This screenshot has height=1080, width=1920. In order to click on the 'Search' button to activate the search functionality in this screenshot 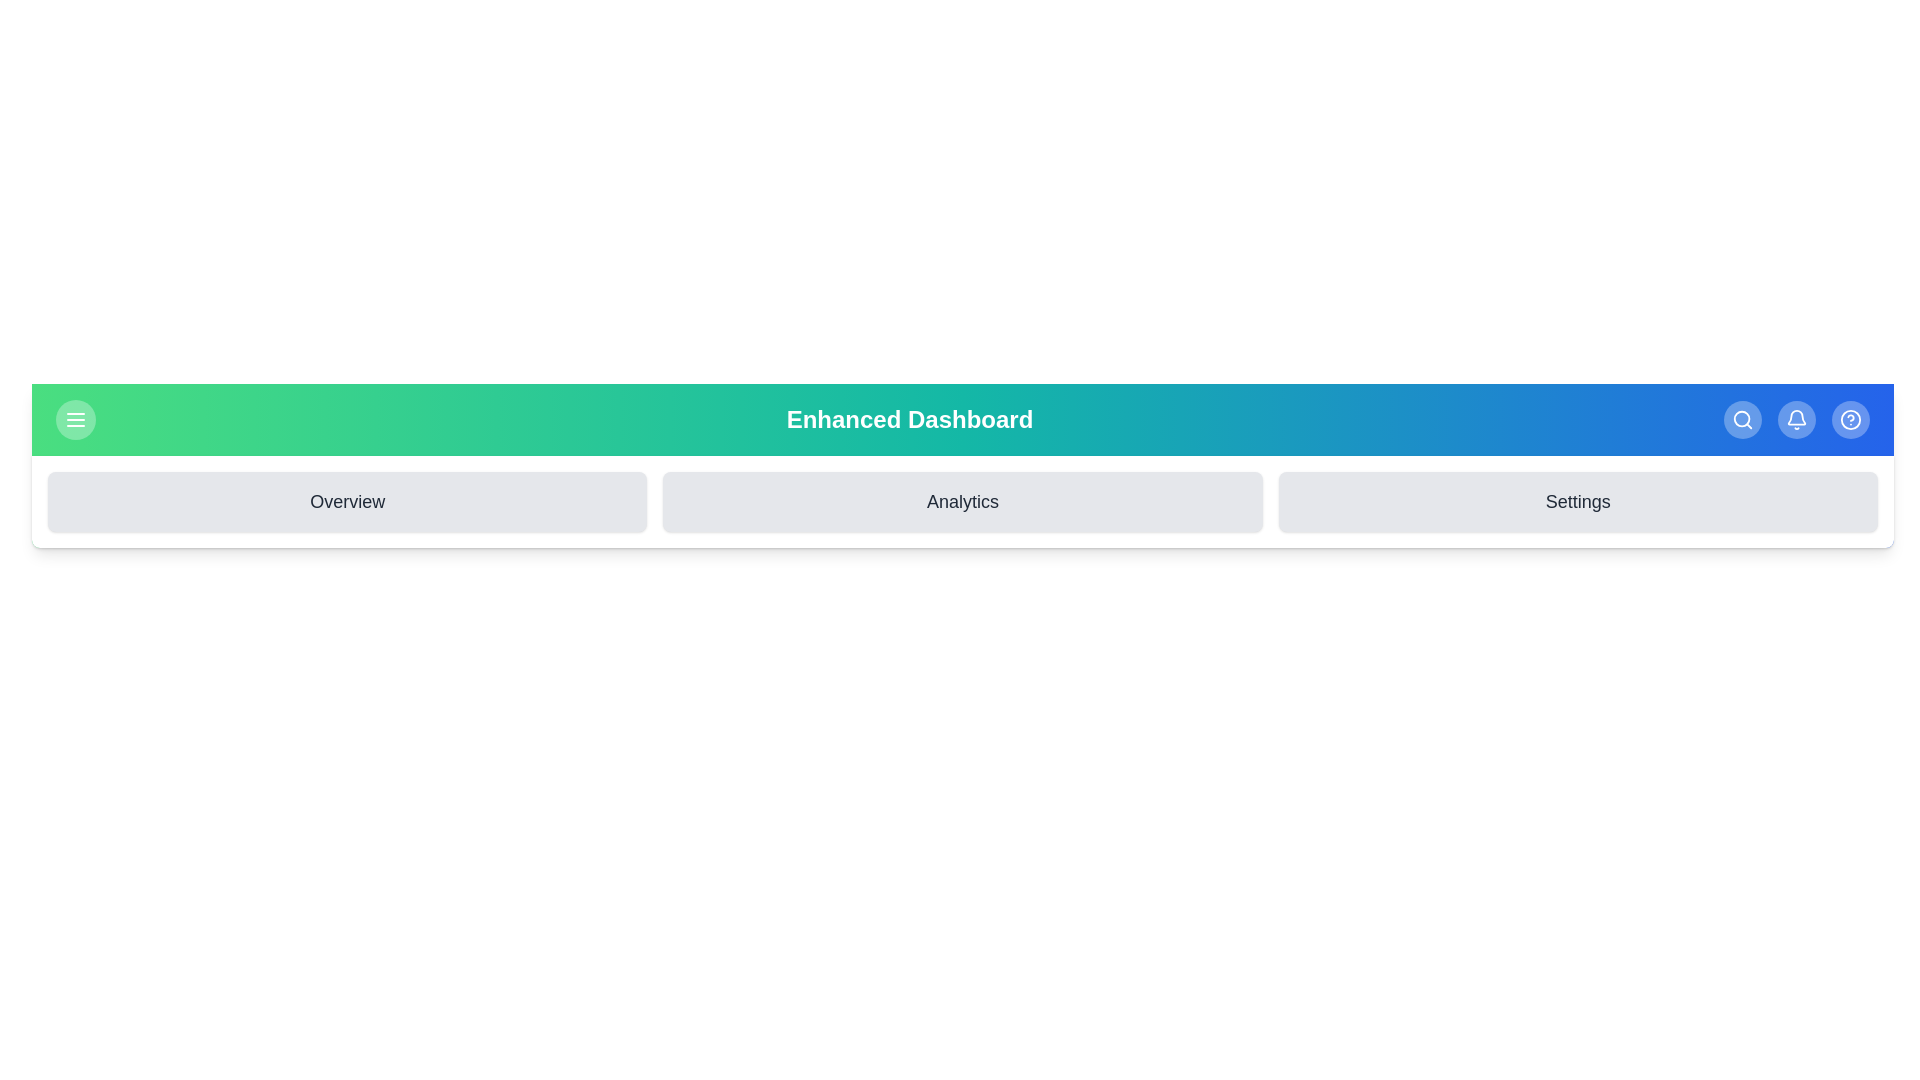, I will do `click(1741, 419)`.